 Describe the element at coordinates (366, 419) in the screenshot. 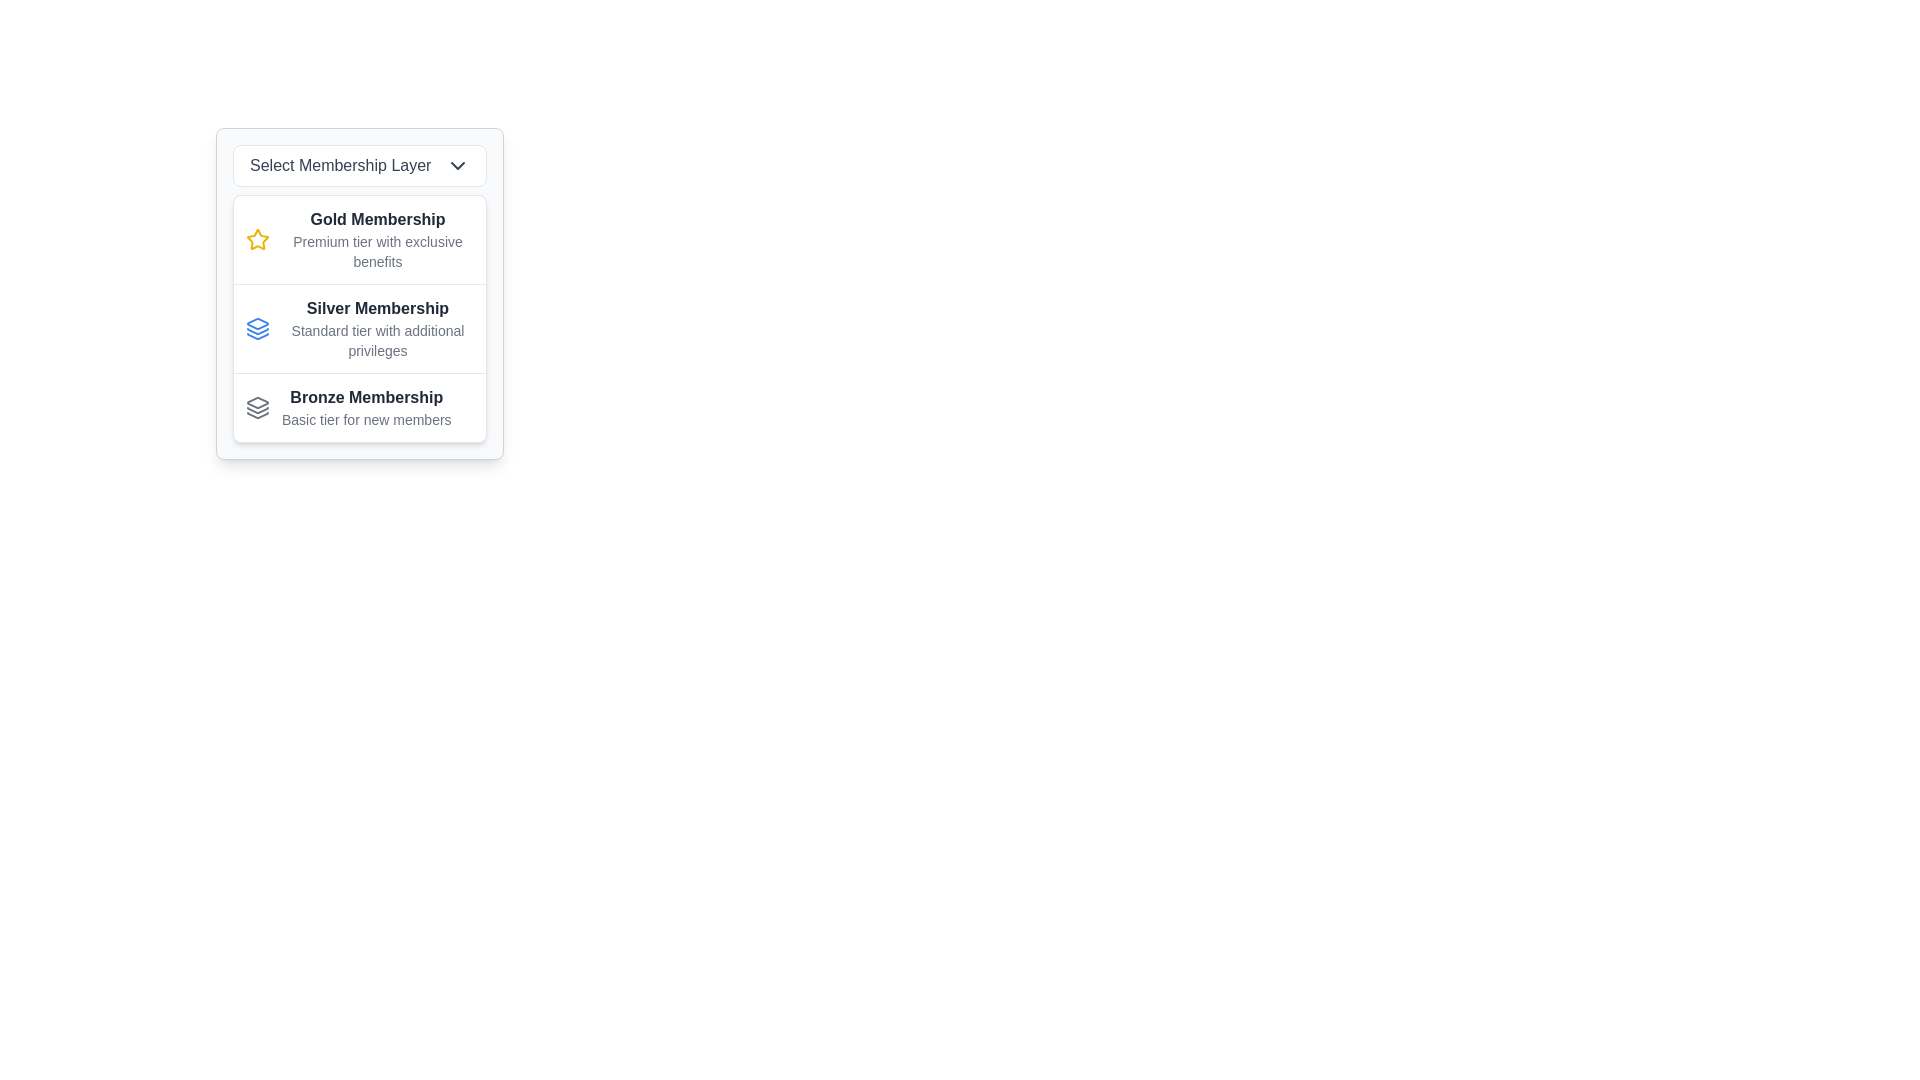

I see `the text element styled in small gray font that reads 'Basic tier for new members,' located below the title 'Bronze Membership' in the membership options menu` at that location.